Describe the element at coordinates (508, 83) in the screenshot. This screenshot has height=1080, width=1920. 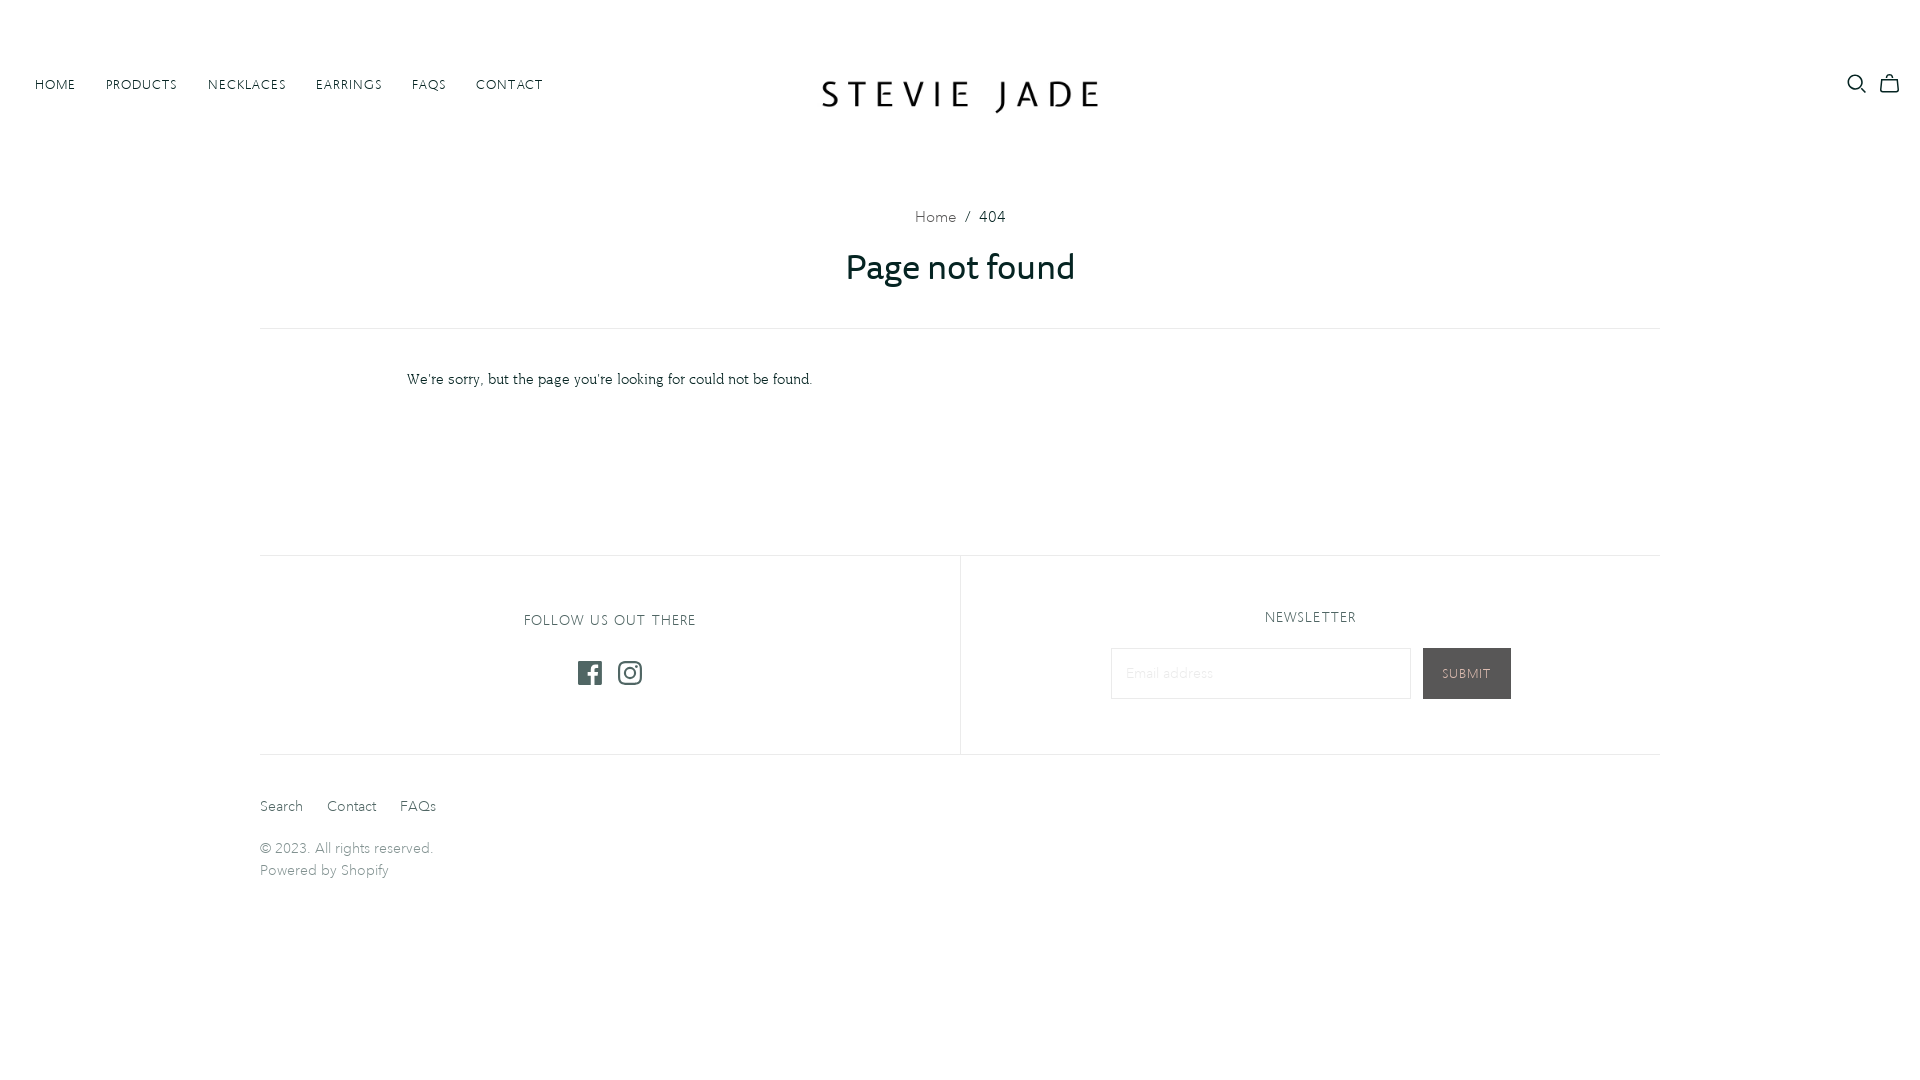
I see `'CONTACT'` at that location.